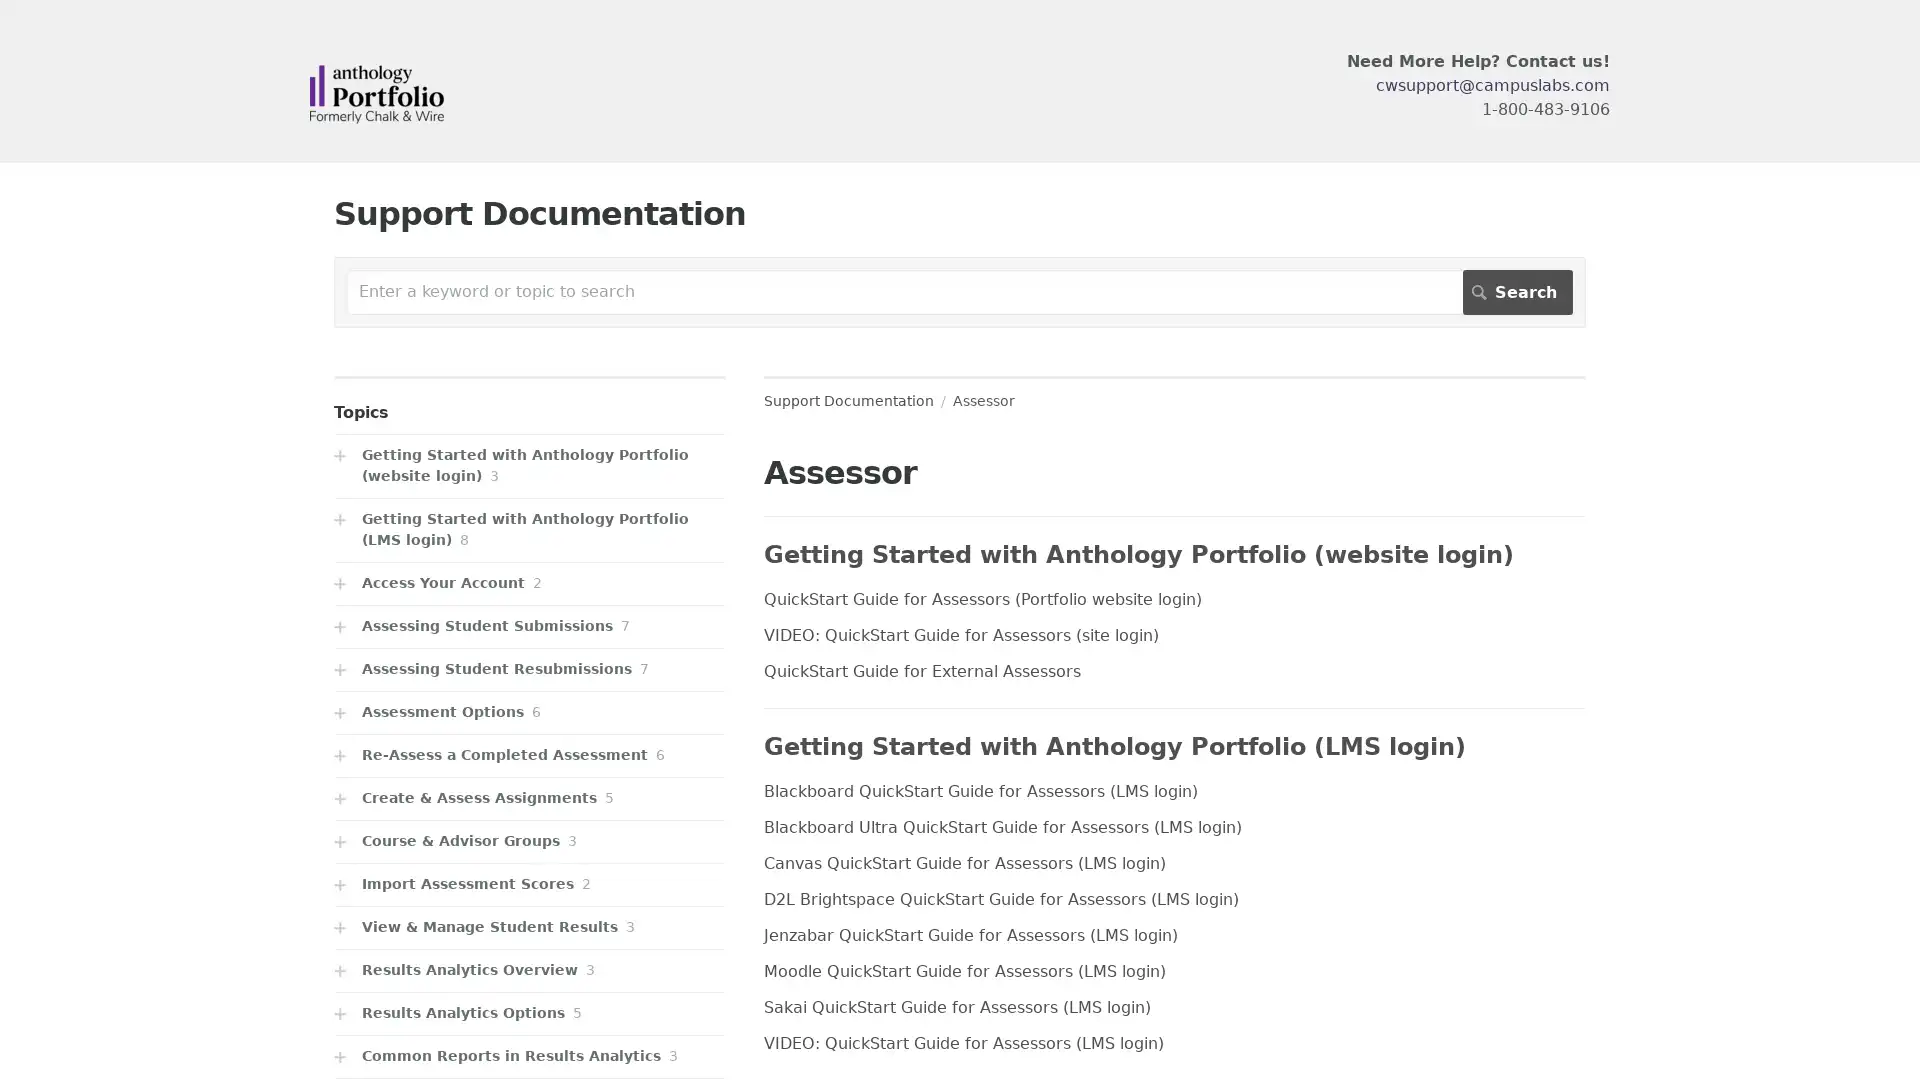  Describe the element at coordinates (529, 711) in the screenshot. I see `Assessment Options 6` at that location.